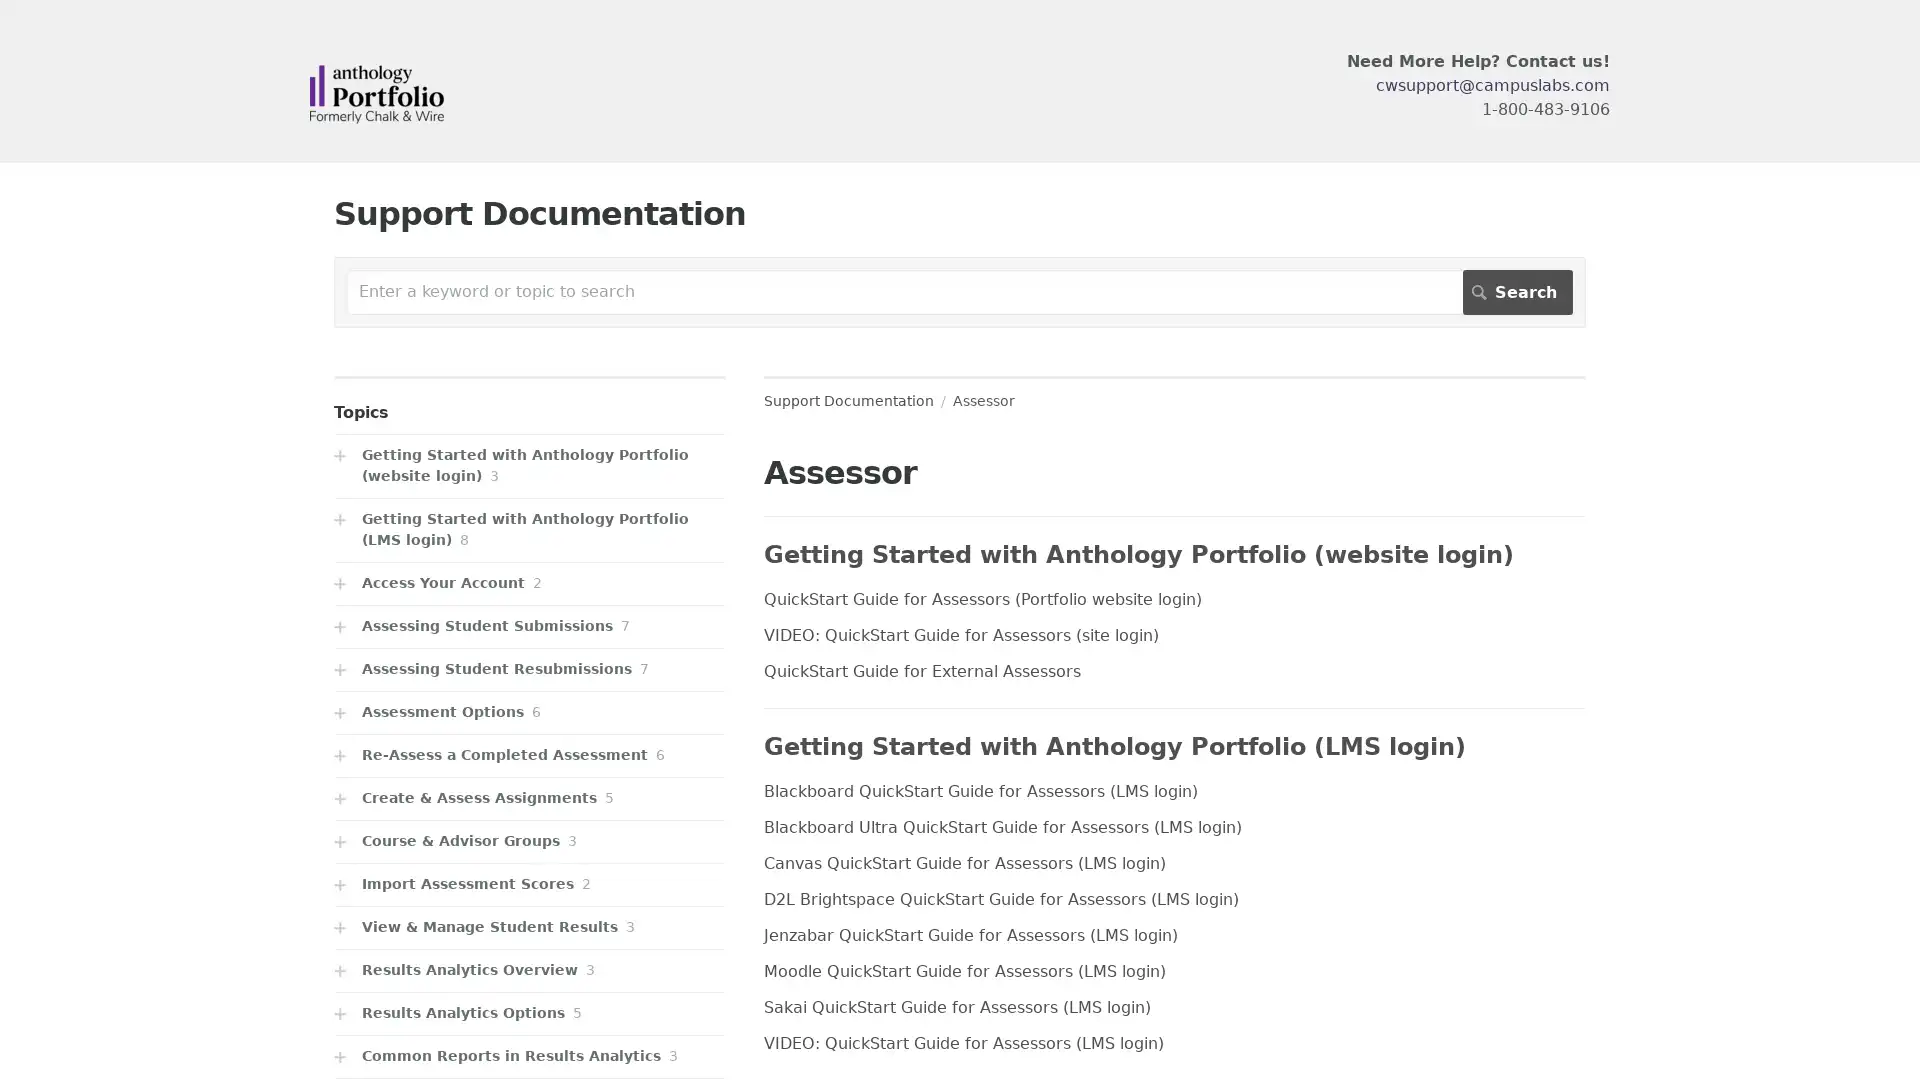  Describe the element at coordinates (529, 711) in the screenshot. I see `Assessment Options 6` at that location.